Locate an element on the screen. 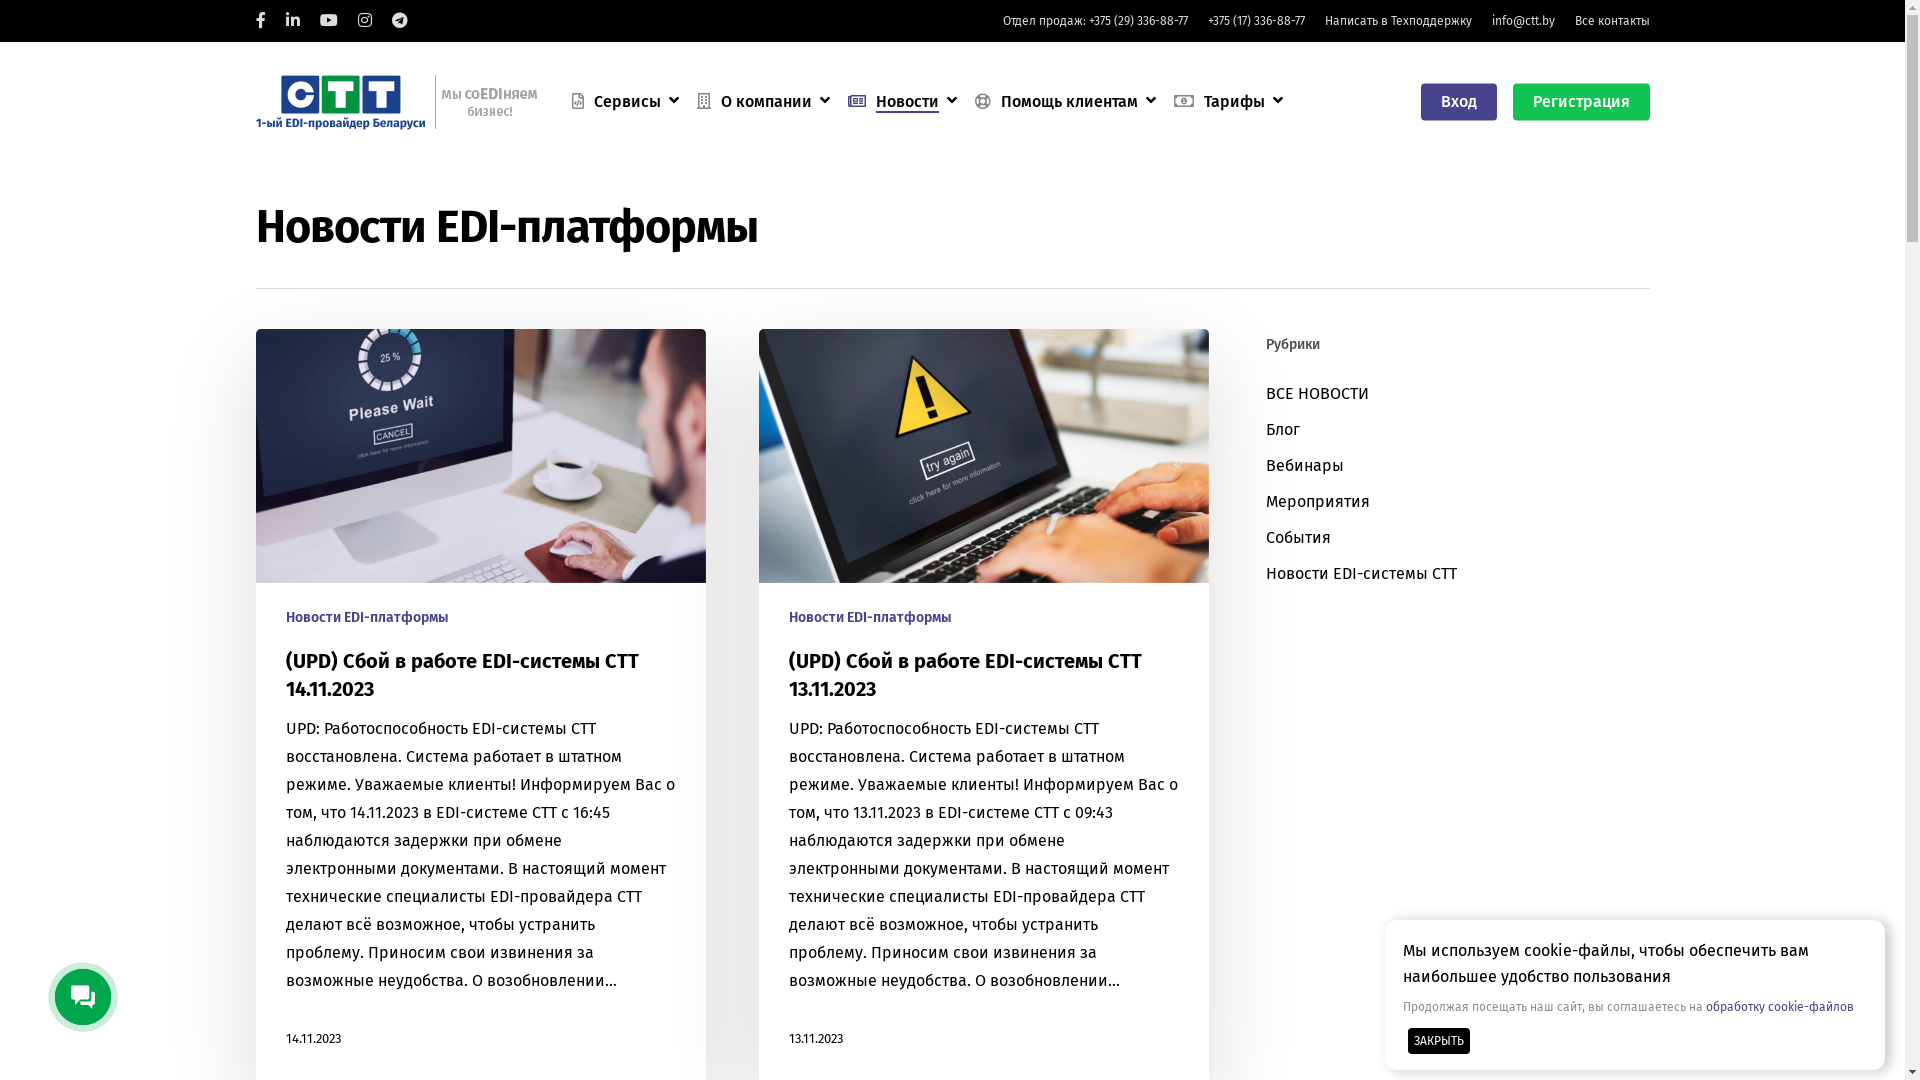 Image resolution: width=1920 pixels, height=1080 pixels. 'telegram' is located at coordinates (392, 20).